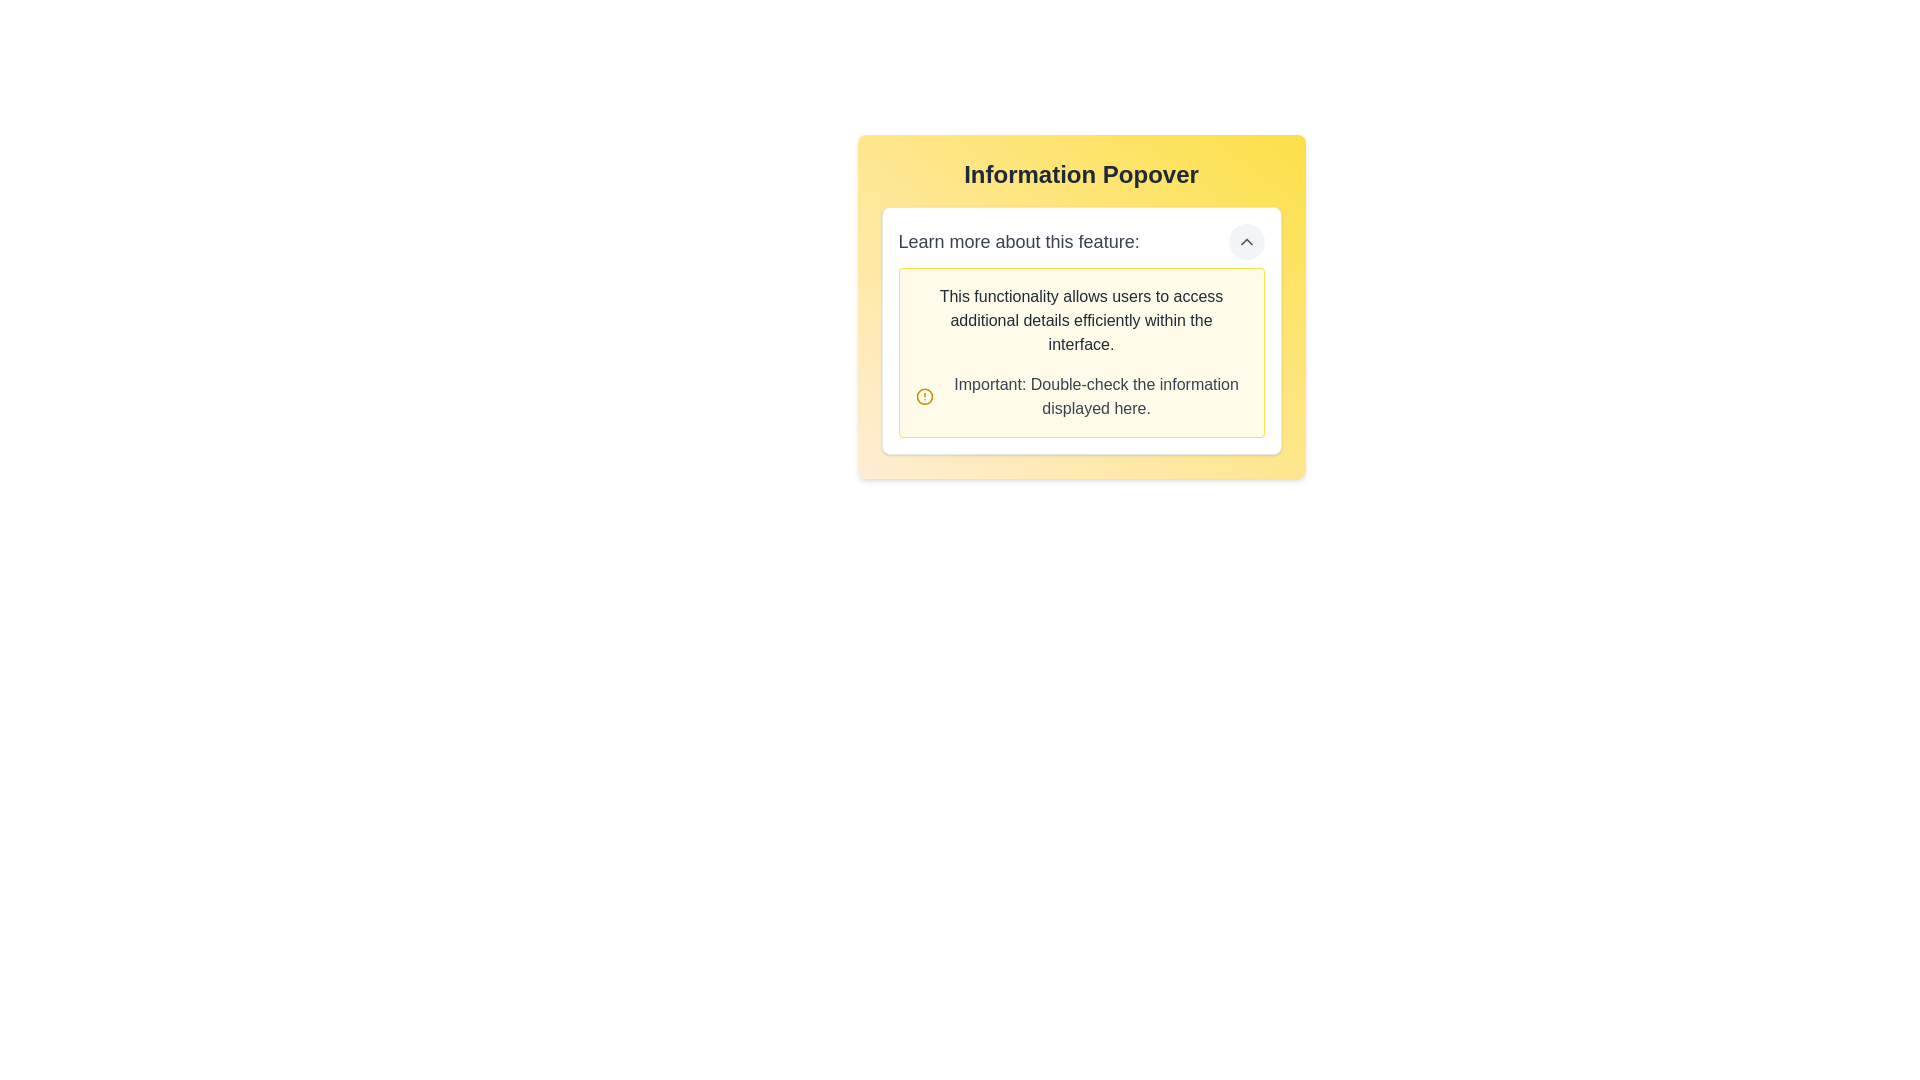 This screenshot has height=1080, width=1920. Describe the element at coordinates (1080, 241) in the screenshot. I see `the text heading 'Learn more about this feature:' which includes an interactive upward chevron icon for potential interactive effects` at that location.